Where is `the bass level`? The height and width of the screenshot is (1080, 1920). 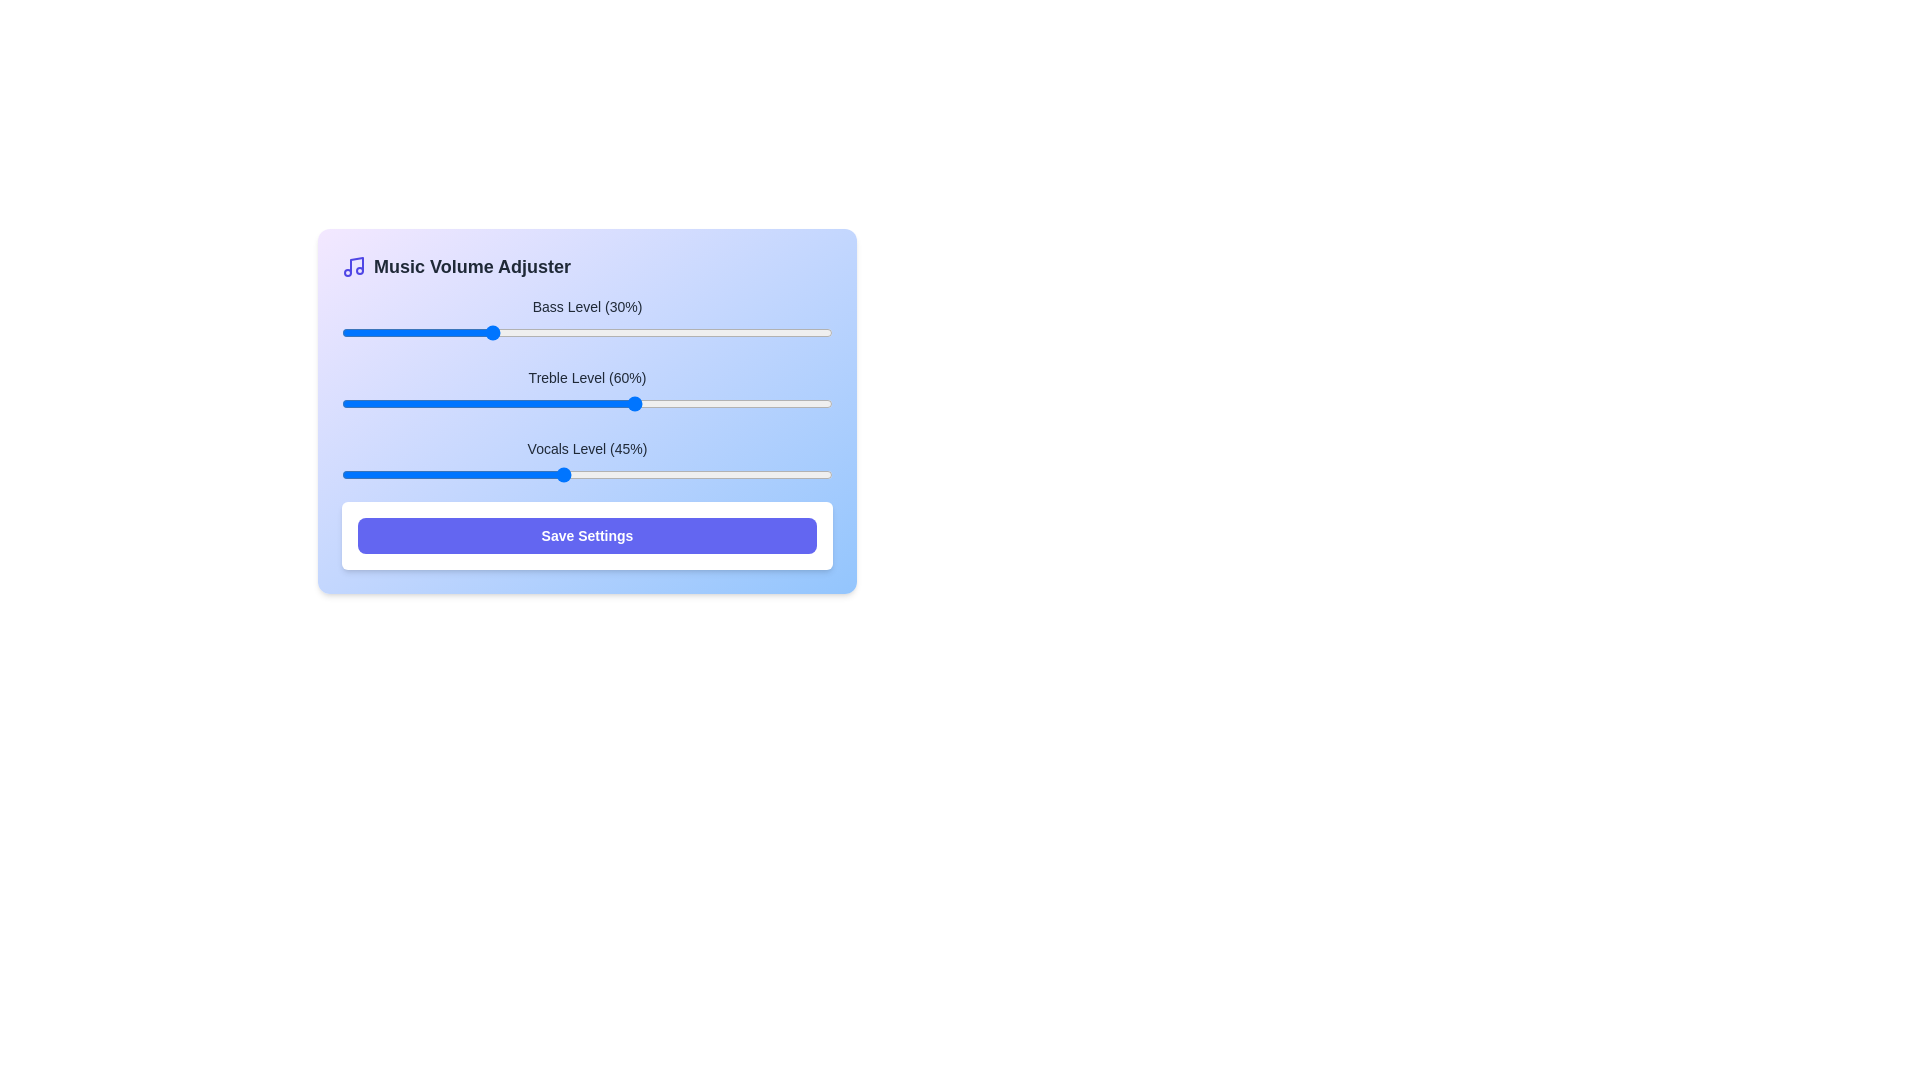
the bass level is located at coordinates (792, 331).